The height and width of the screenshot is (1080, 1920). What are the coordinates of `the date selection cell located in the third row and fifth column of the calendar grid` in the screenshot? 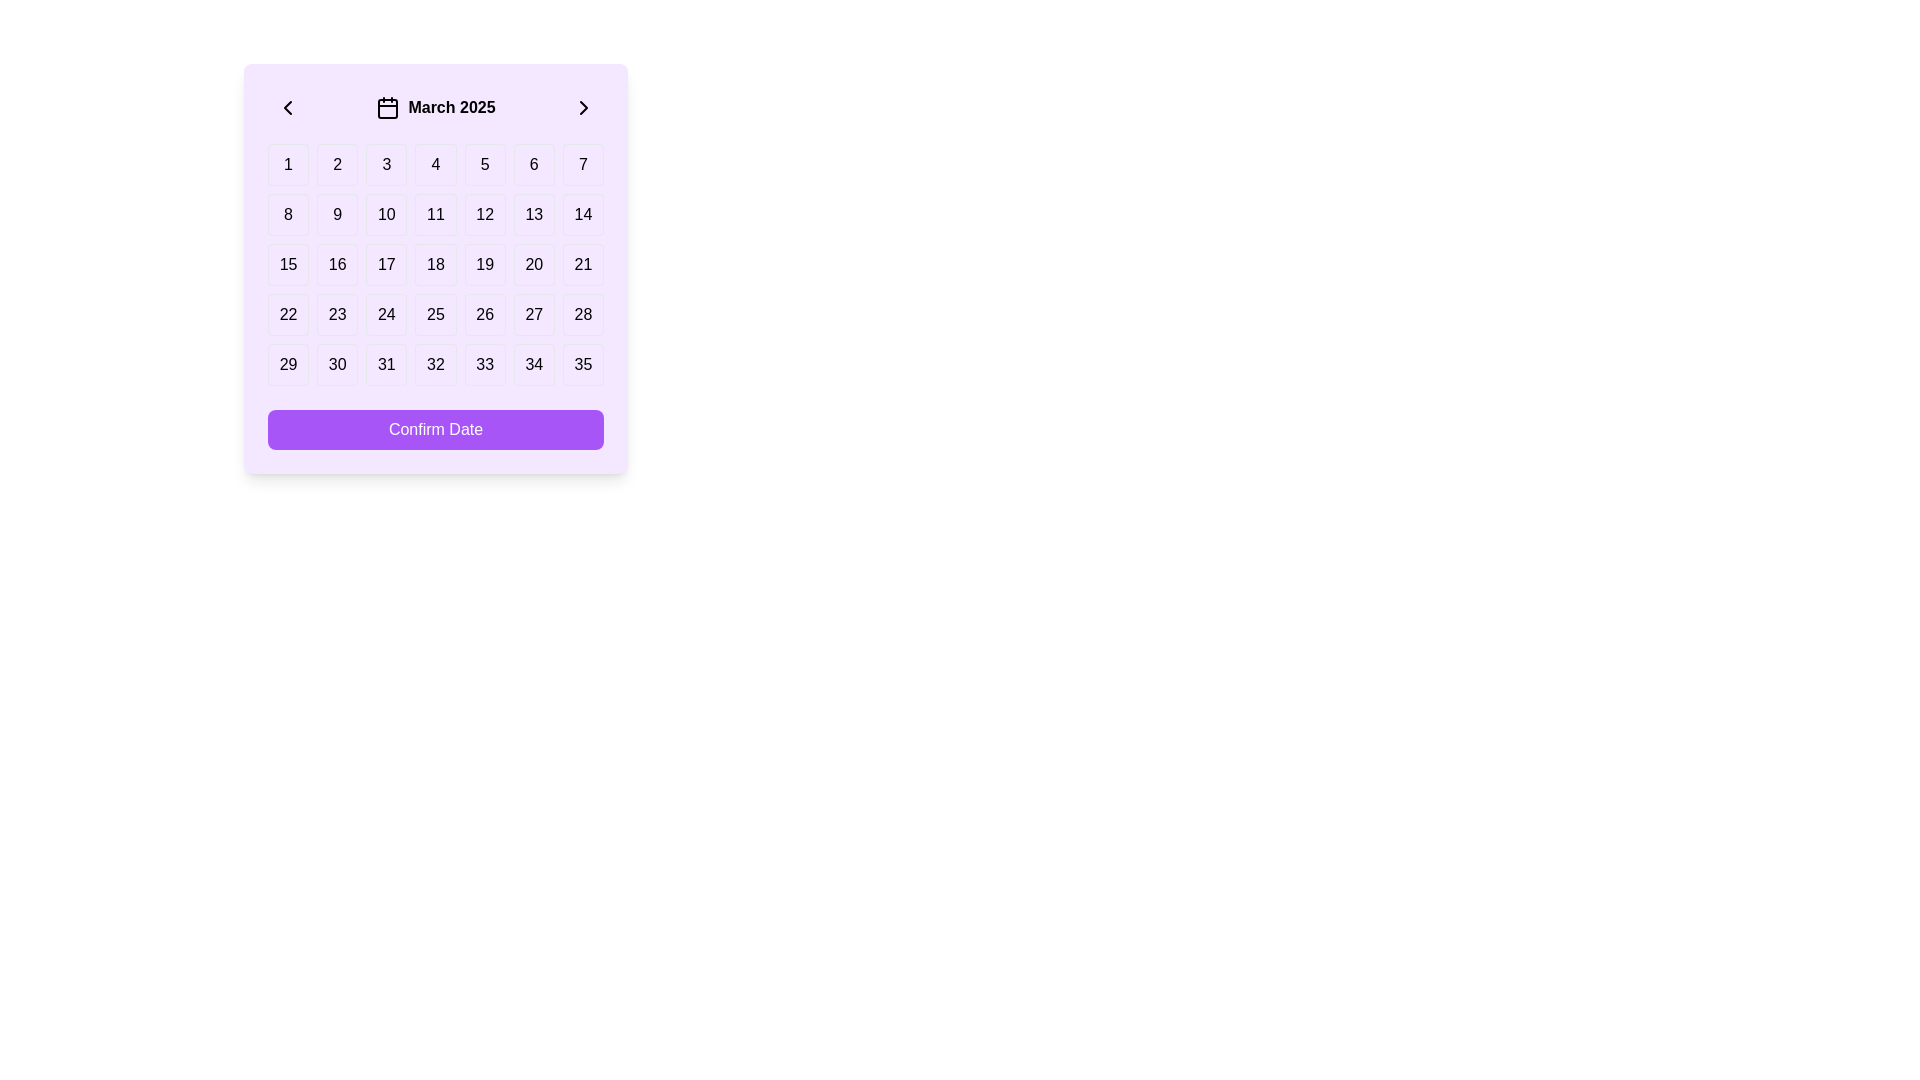 It's located at (485, 264).